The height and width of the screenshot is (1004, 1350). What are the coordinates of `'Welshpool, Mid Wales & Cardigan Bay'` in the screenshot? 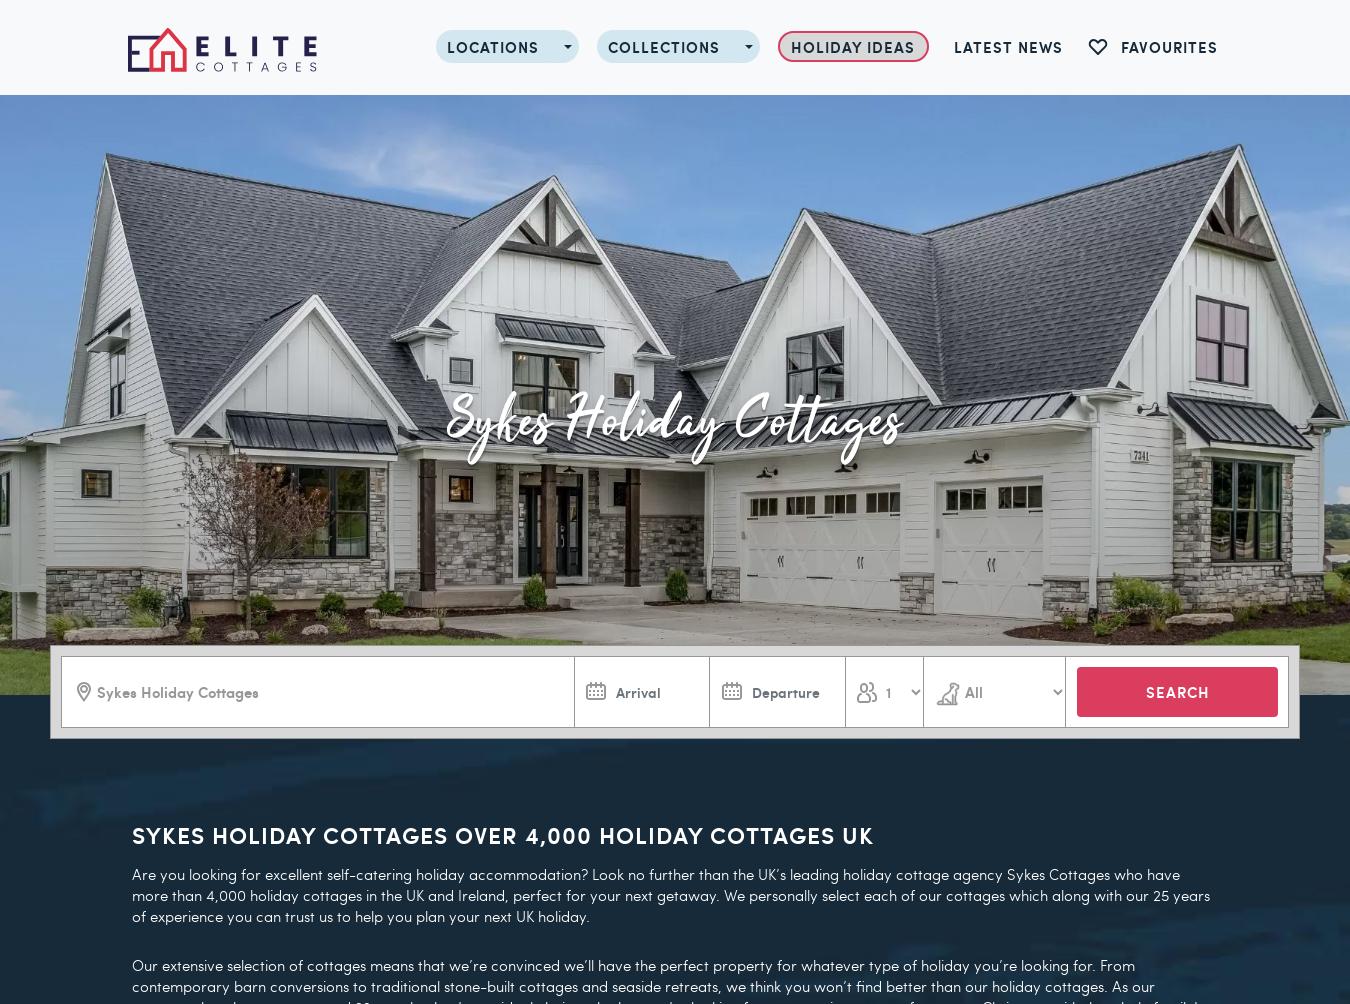 It's located at (543, 537).